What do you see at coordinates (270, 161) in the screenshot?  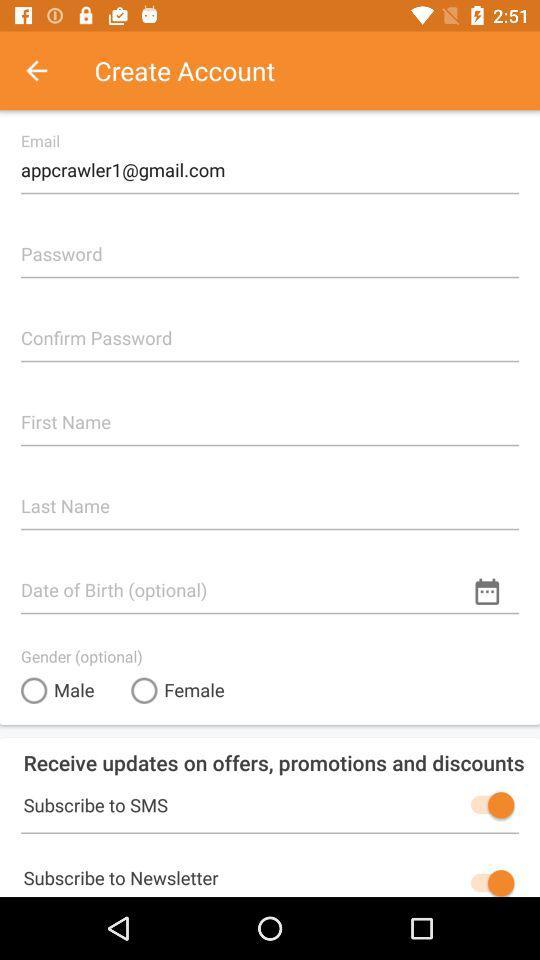 I see `appcrawler1@gmail.com icon` at bounding box center [270, 161].